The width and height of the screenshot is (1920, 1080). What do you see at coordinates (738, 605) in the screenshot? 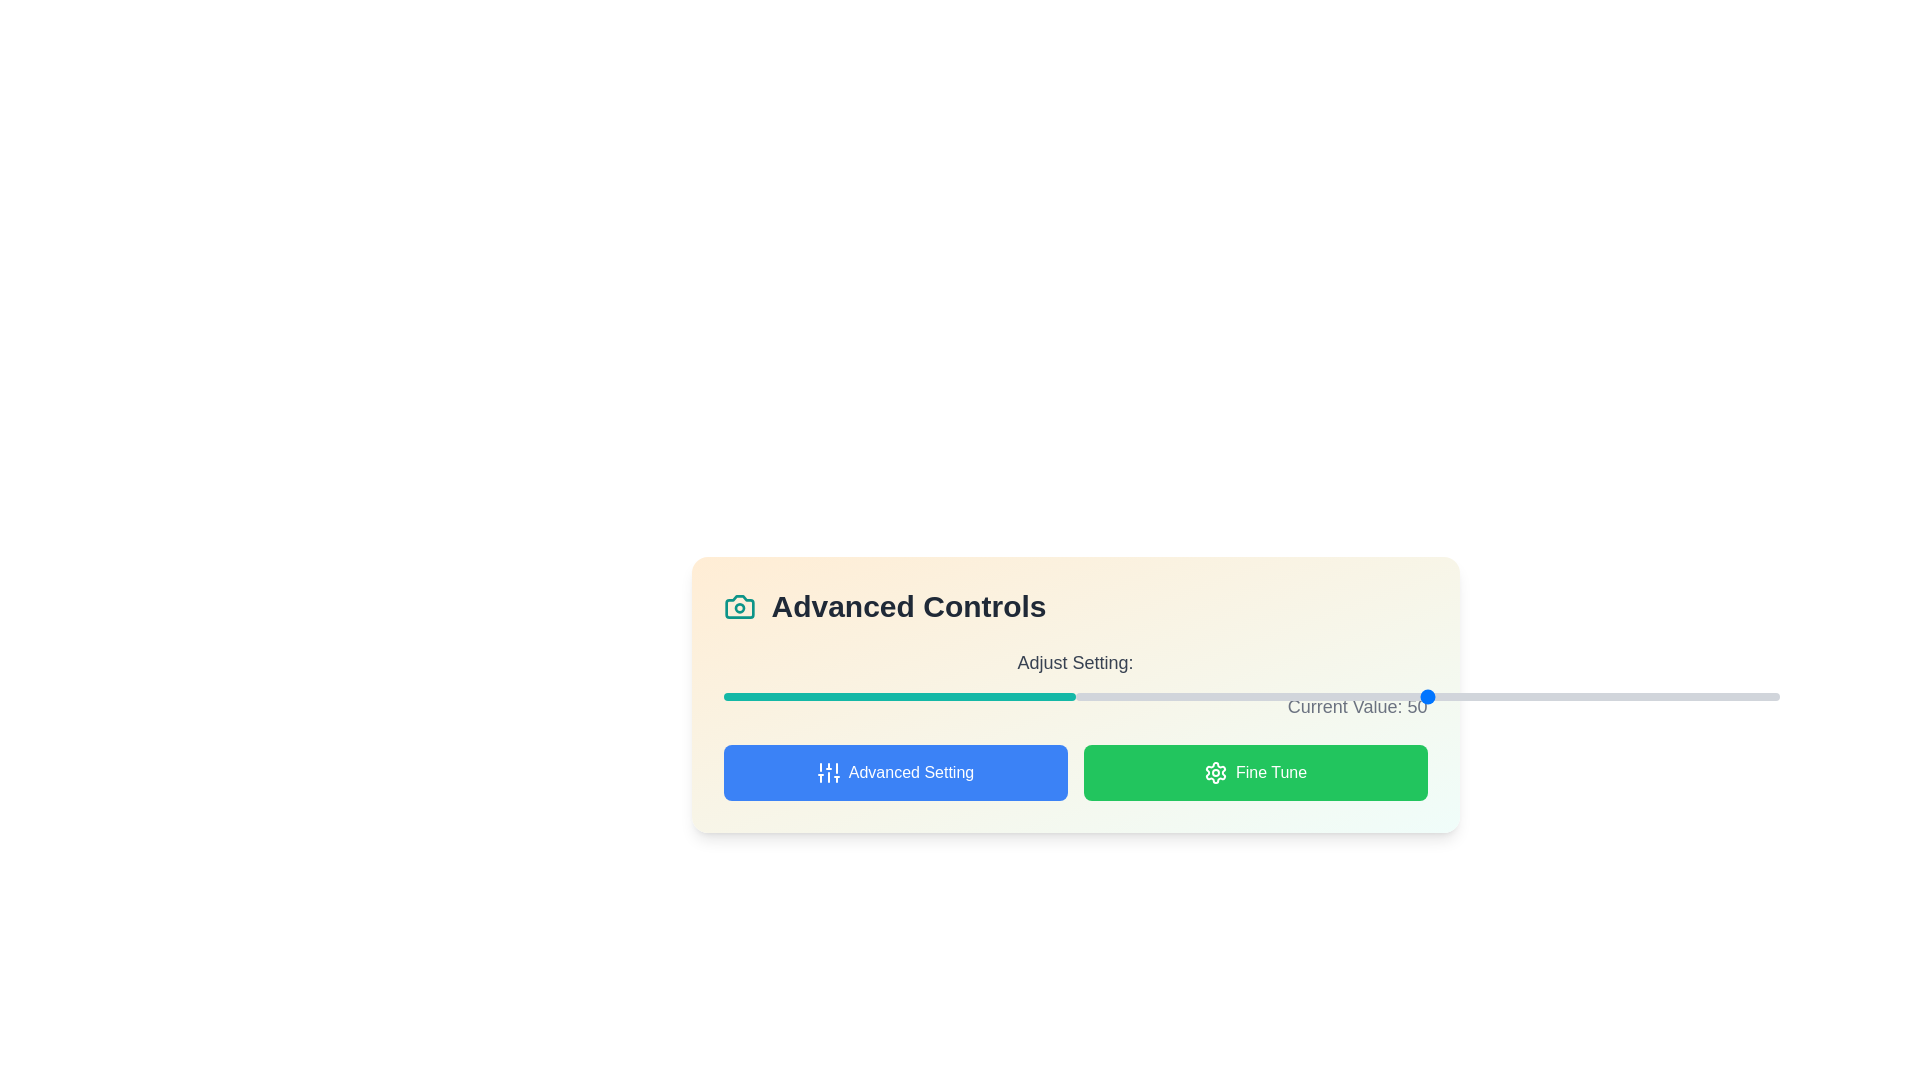
I see `the camera icon outlined with a teal stroke, positioned to the left of the 'Advanced Controls' text` at bounding box center [738, 605].